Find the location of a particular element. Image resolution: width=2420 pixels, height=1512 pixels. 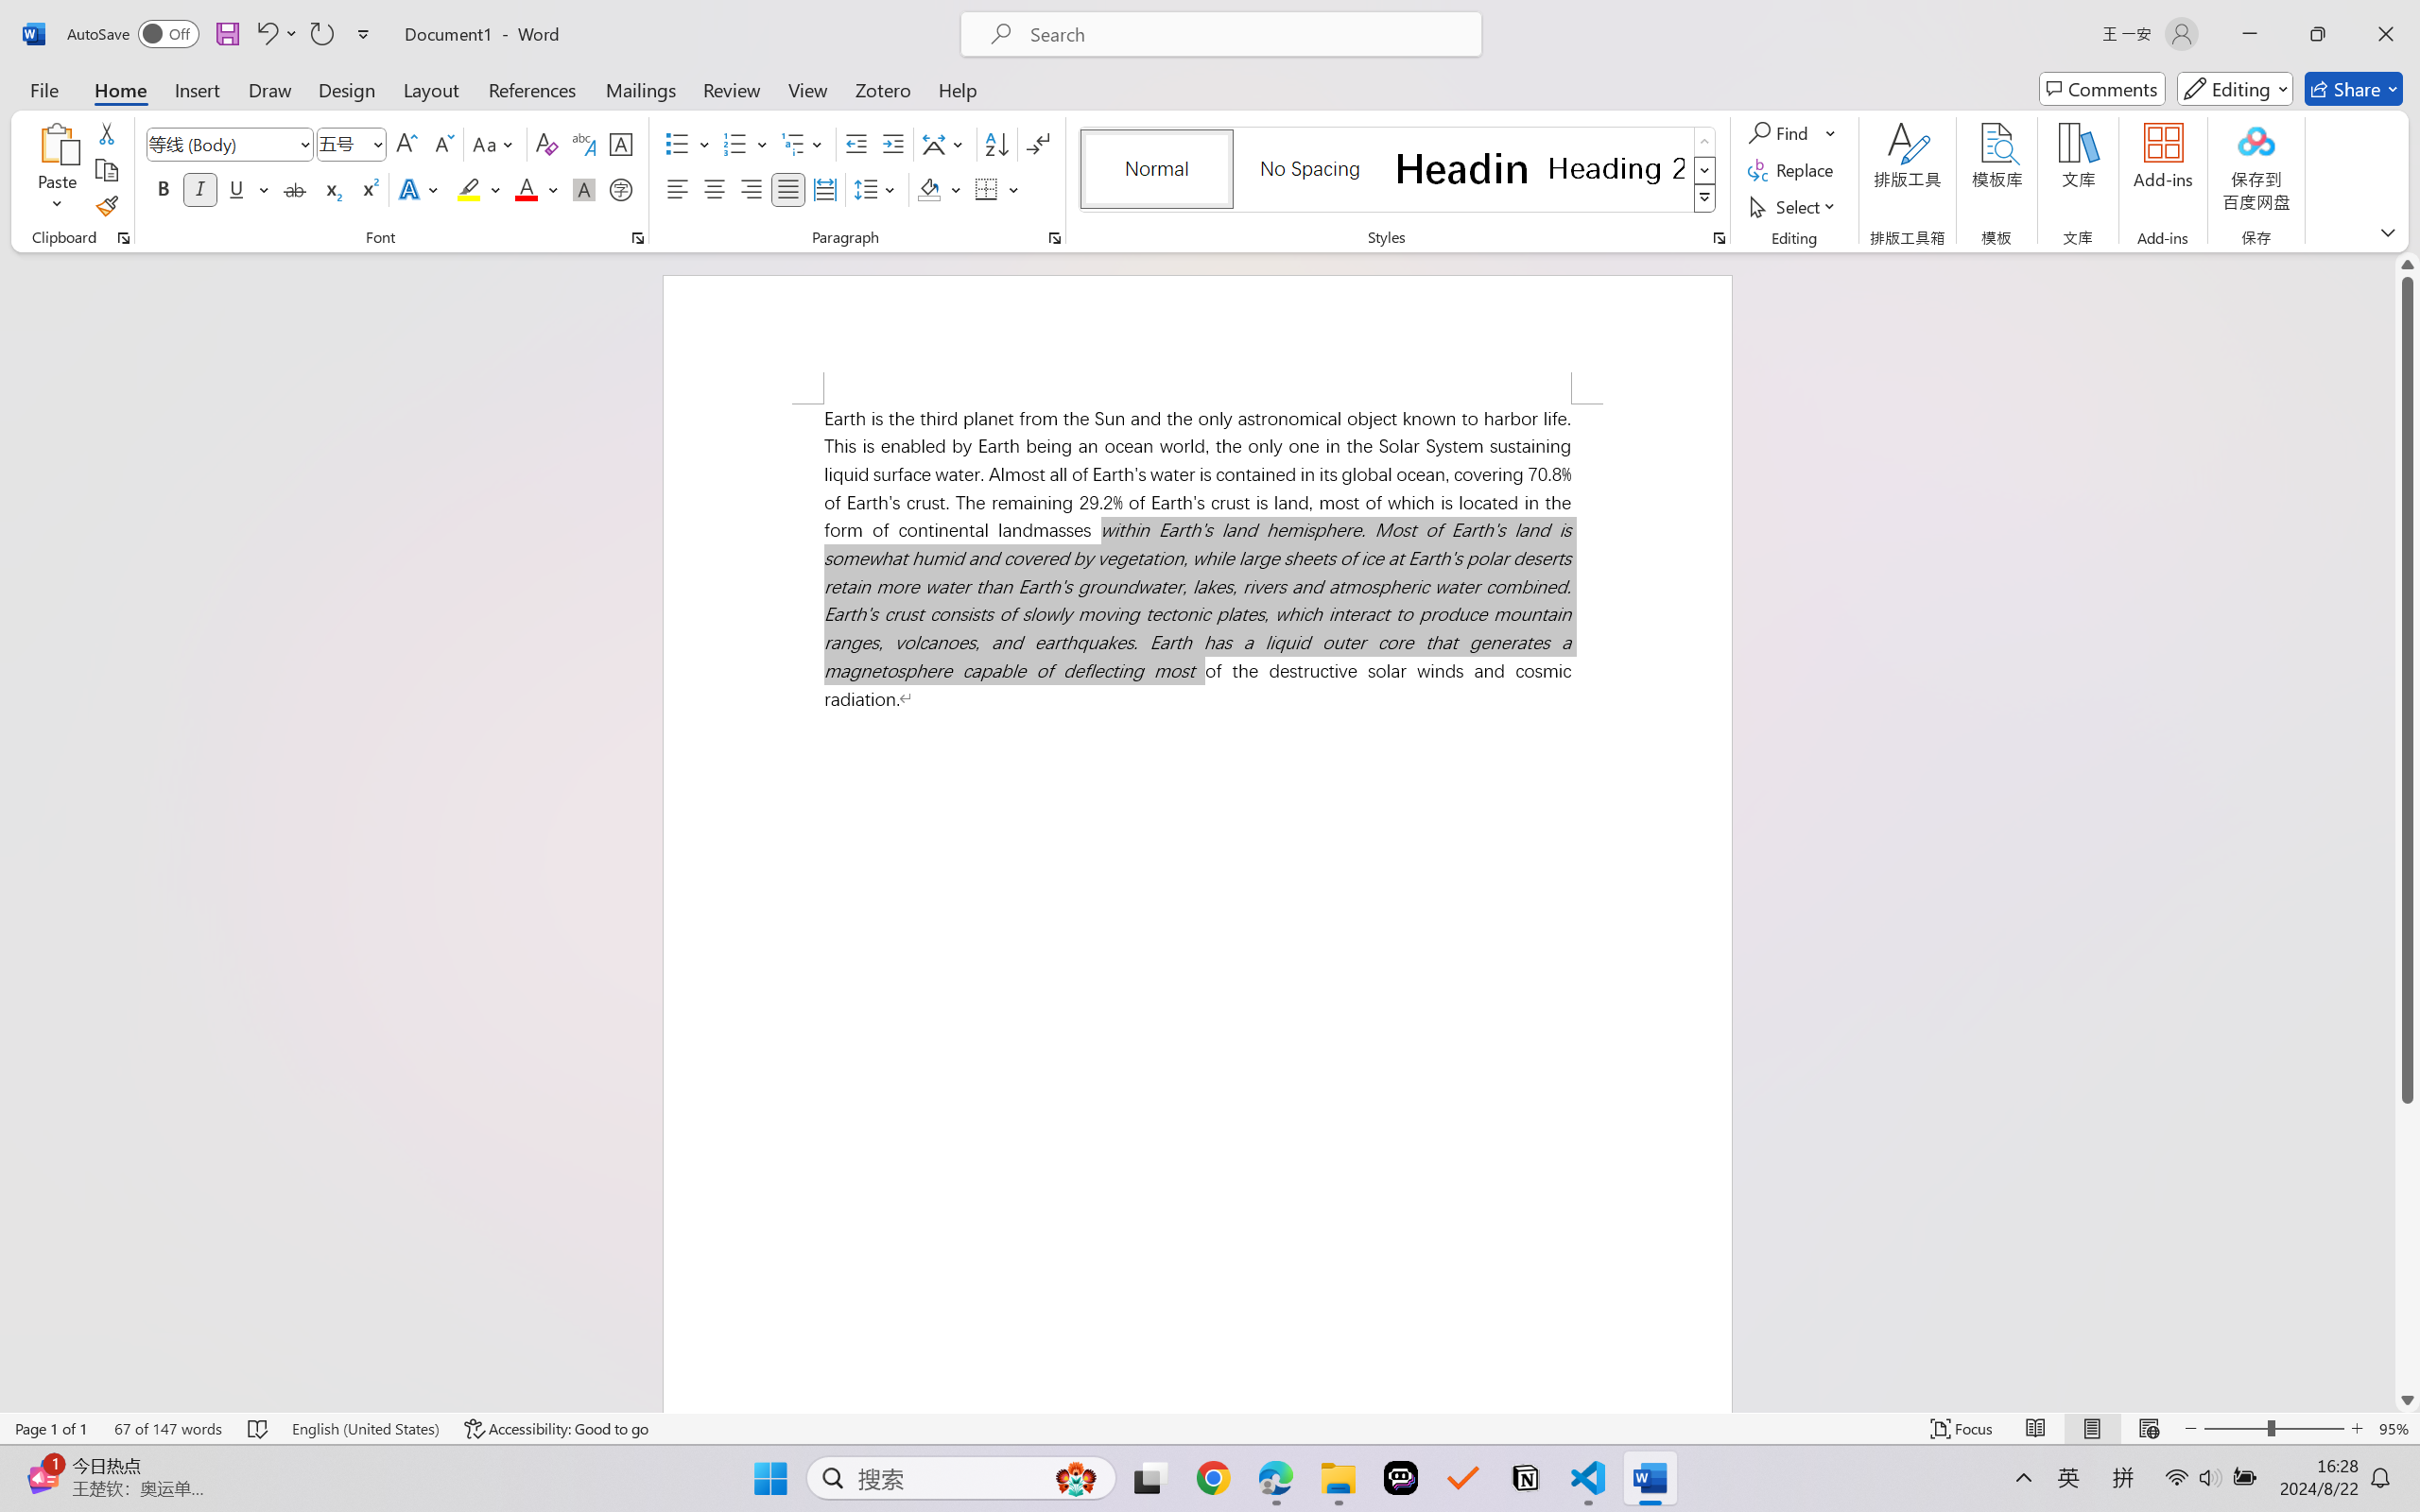

'Shading' is located at coordinates (939, 188).